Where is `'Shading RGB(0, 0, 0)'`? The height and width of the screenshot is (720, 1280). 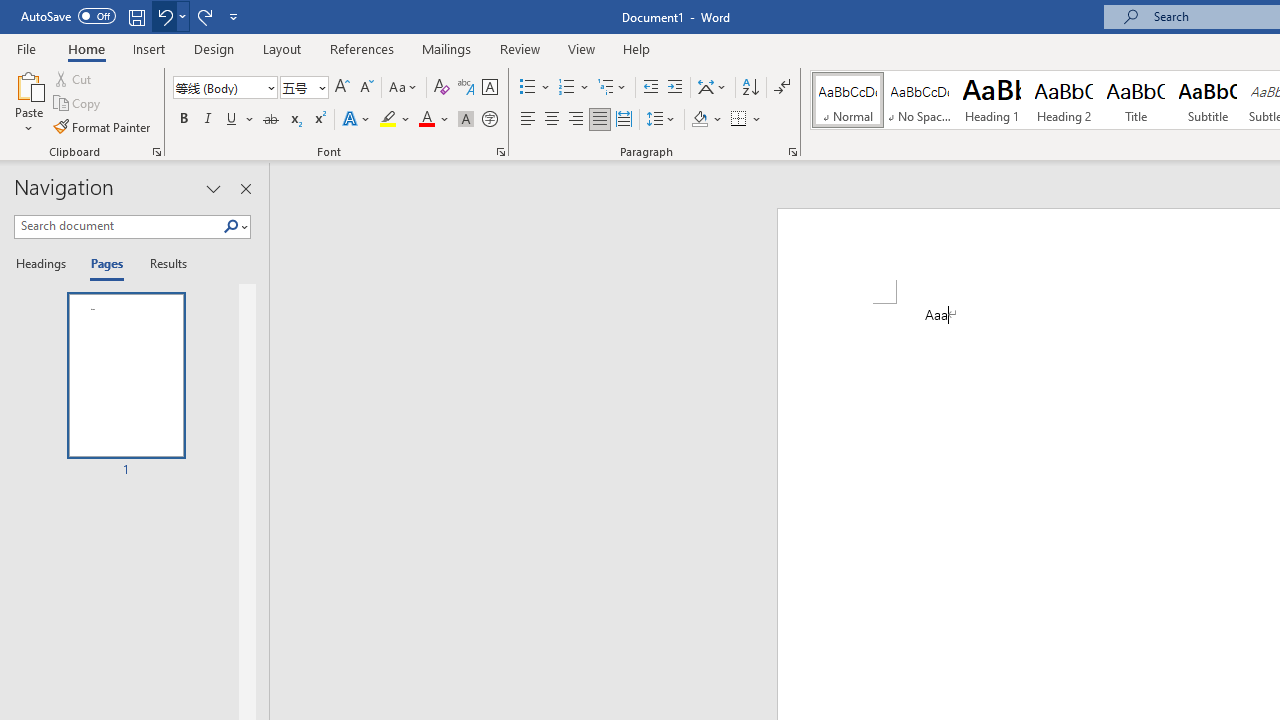 'Shading RGB(0, 0, 0)' is located at coordinates (699, 119).